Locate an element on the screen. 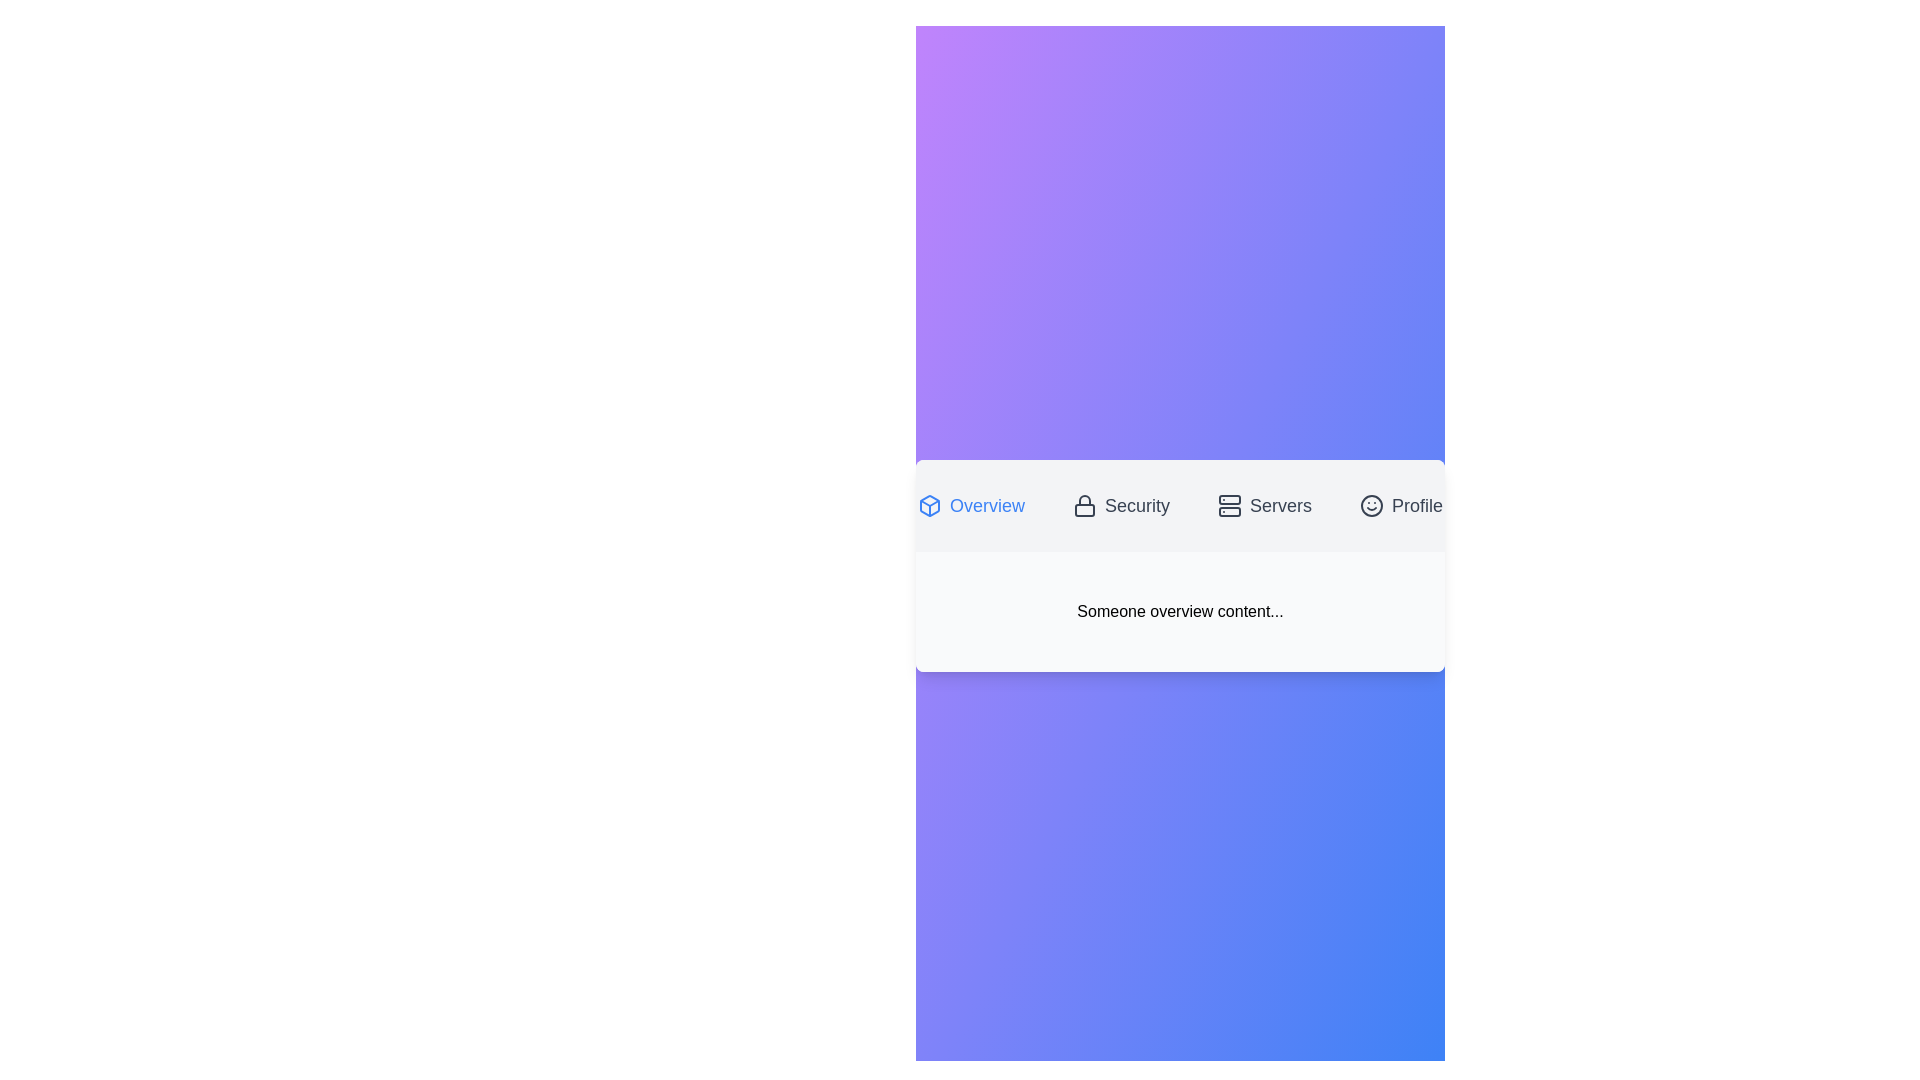 Image resolution: width=1920 pixels, height=1080 pixels. the decorative icon component representing a 'server' in the navigation bar, located between the 'Security' and 'Profile' icons is located at coordinates (1228, 499).